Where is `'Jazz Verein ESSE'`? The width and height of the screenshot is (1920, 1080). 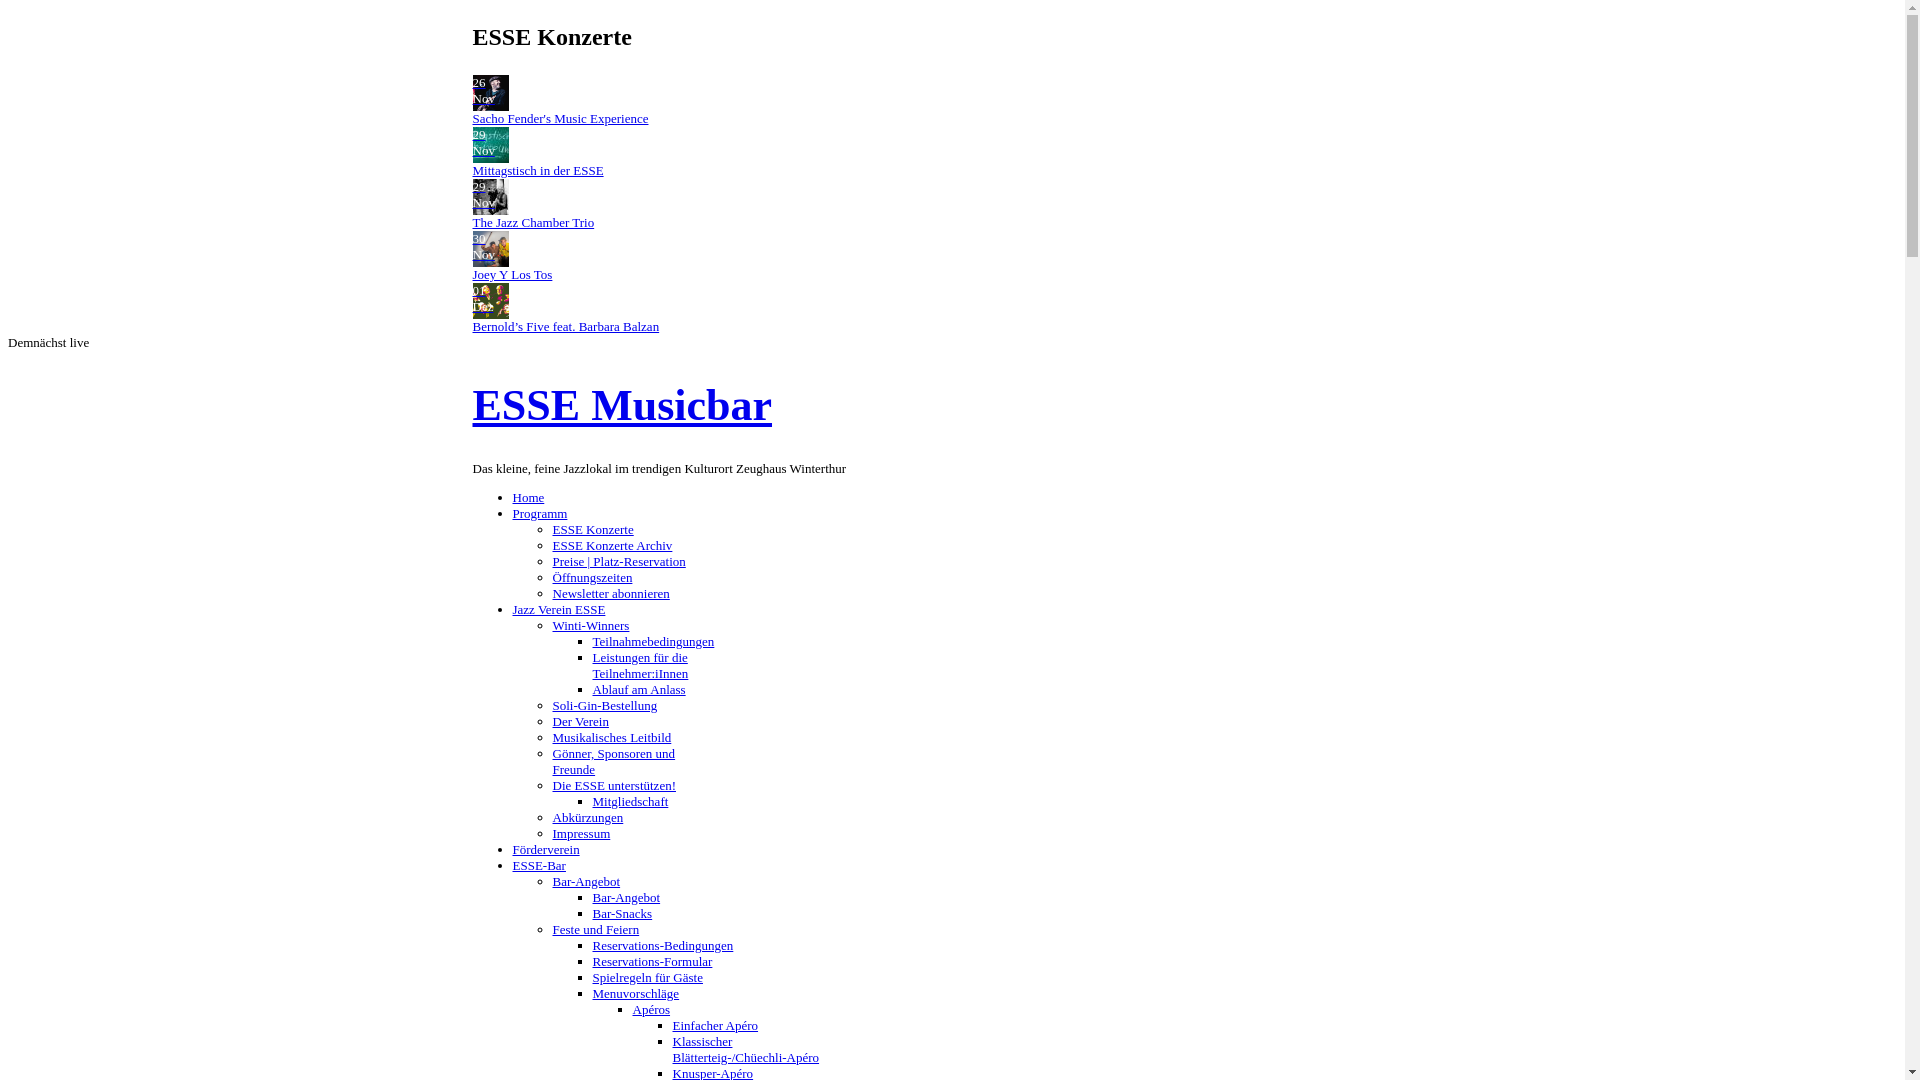
'Jazz Verein ESSE' is located at coordinates (512, 608).